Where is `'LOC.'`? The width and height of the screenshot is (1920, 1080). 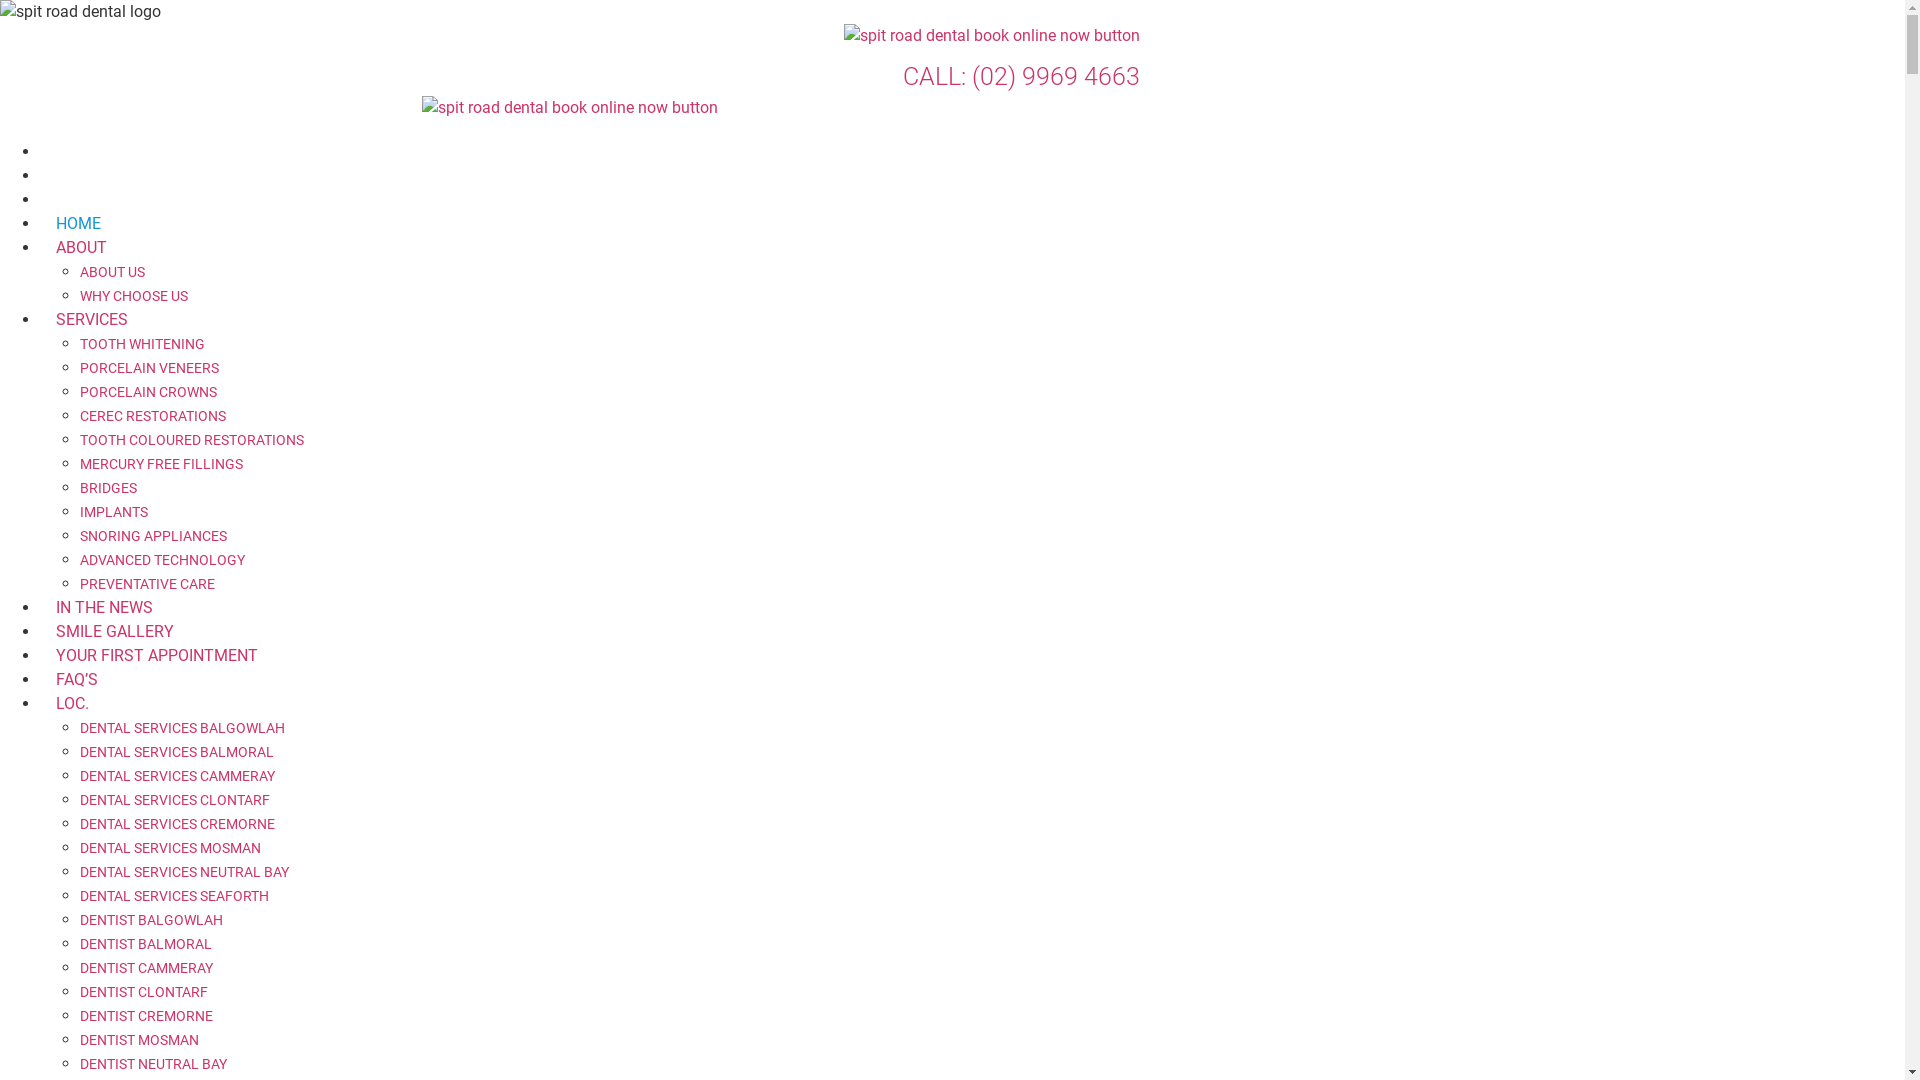 'LOC.' is located at coordinates (72, 702).